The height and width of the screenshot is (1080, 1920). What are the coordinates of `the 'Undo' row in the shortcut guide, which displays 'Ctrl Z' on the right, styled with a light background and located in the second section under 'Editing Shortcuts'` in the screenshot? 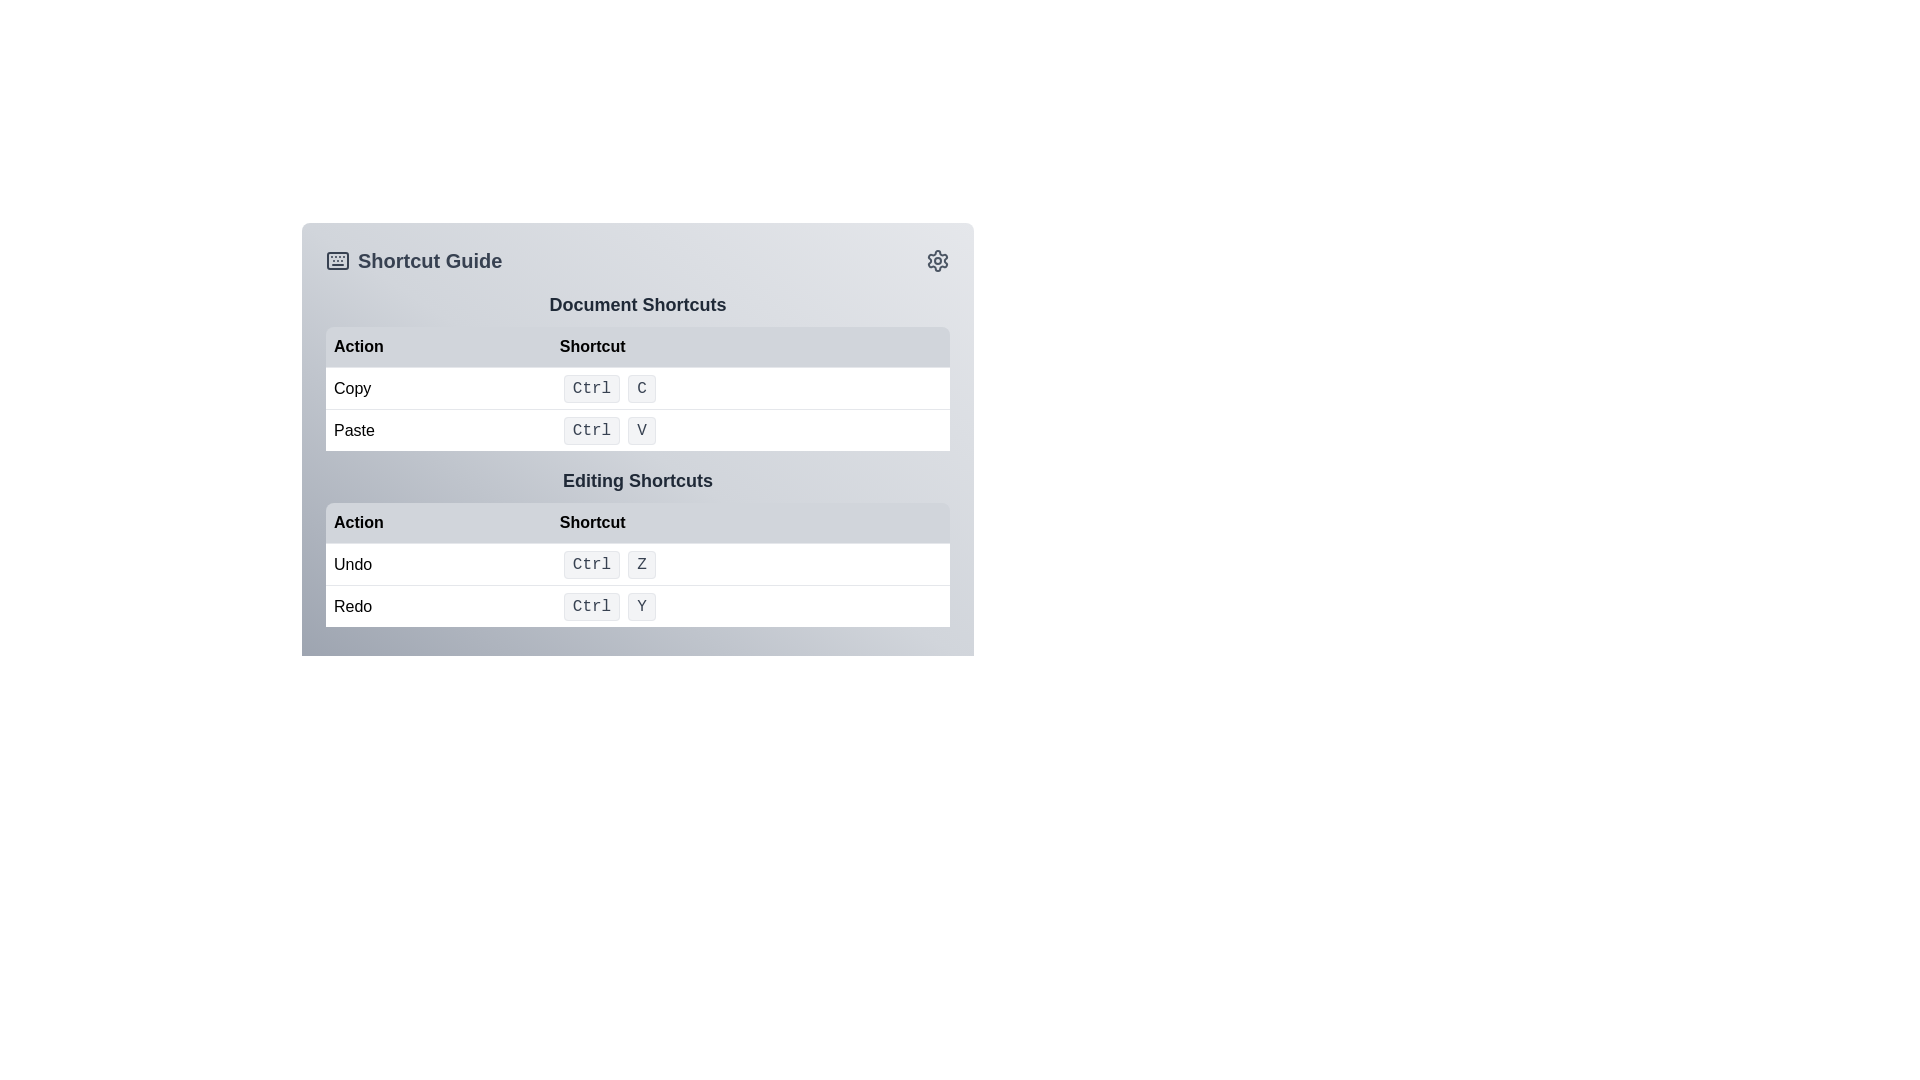 It's located at (637, 563).